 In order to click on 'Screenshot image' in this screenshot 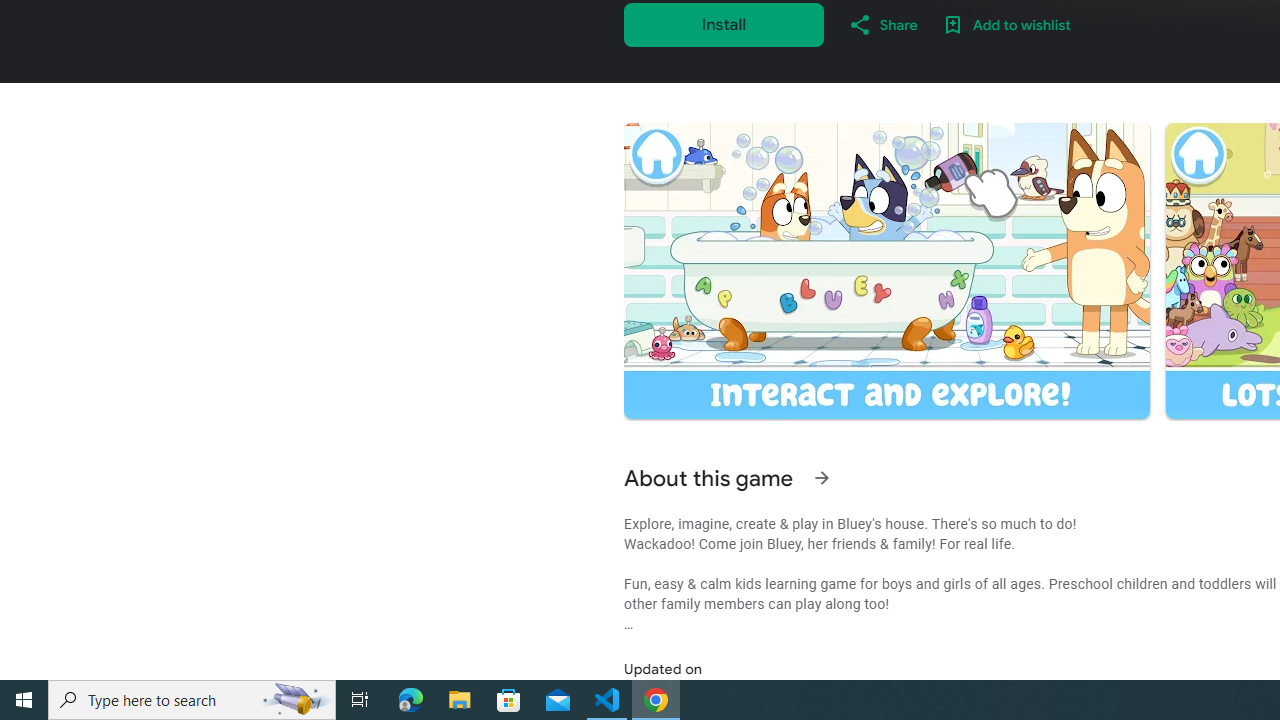, I will do `click(885, 271)`.